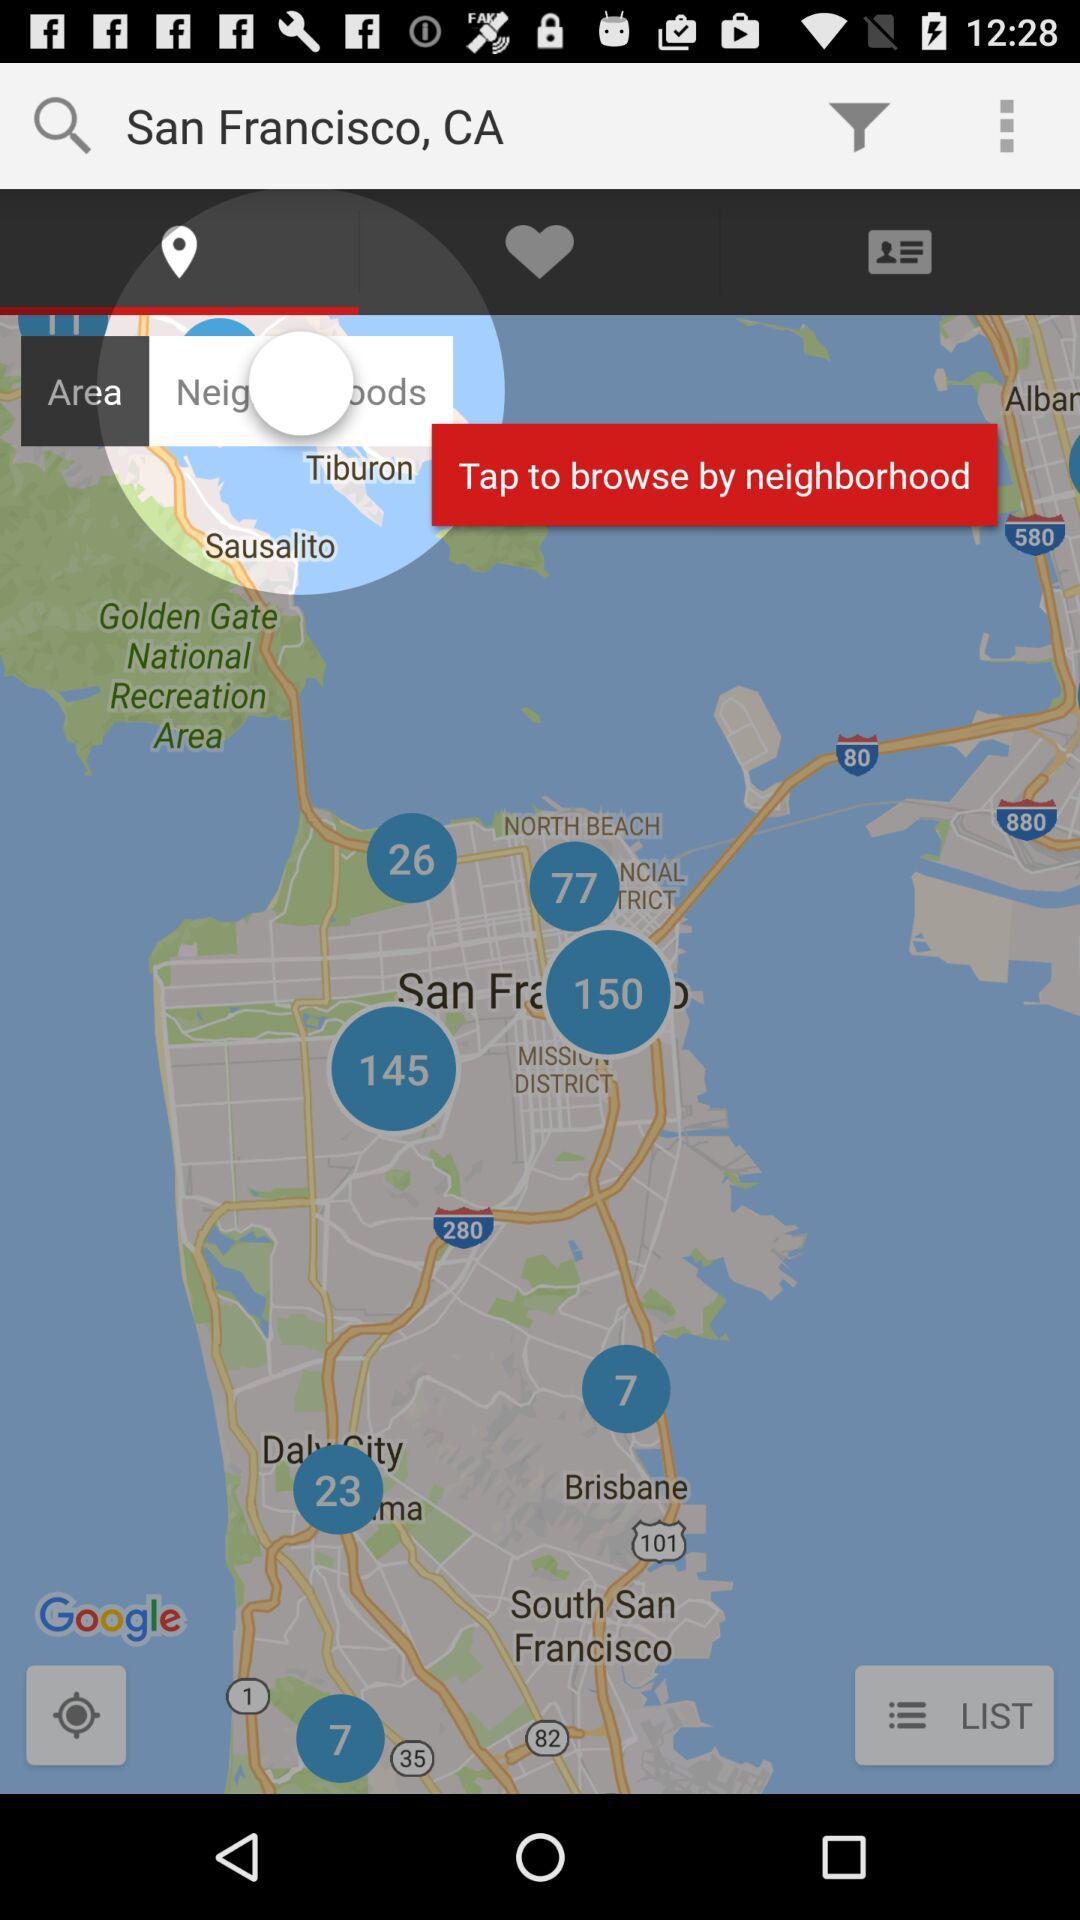  Describe the element at coordinates (75, 1838) in the screenshot. I see `the location_crosshair icon` at that location.